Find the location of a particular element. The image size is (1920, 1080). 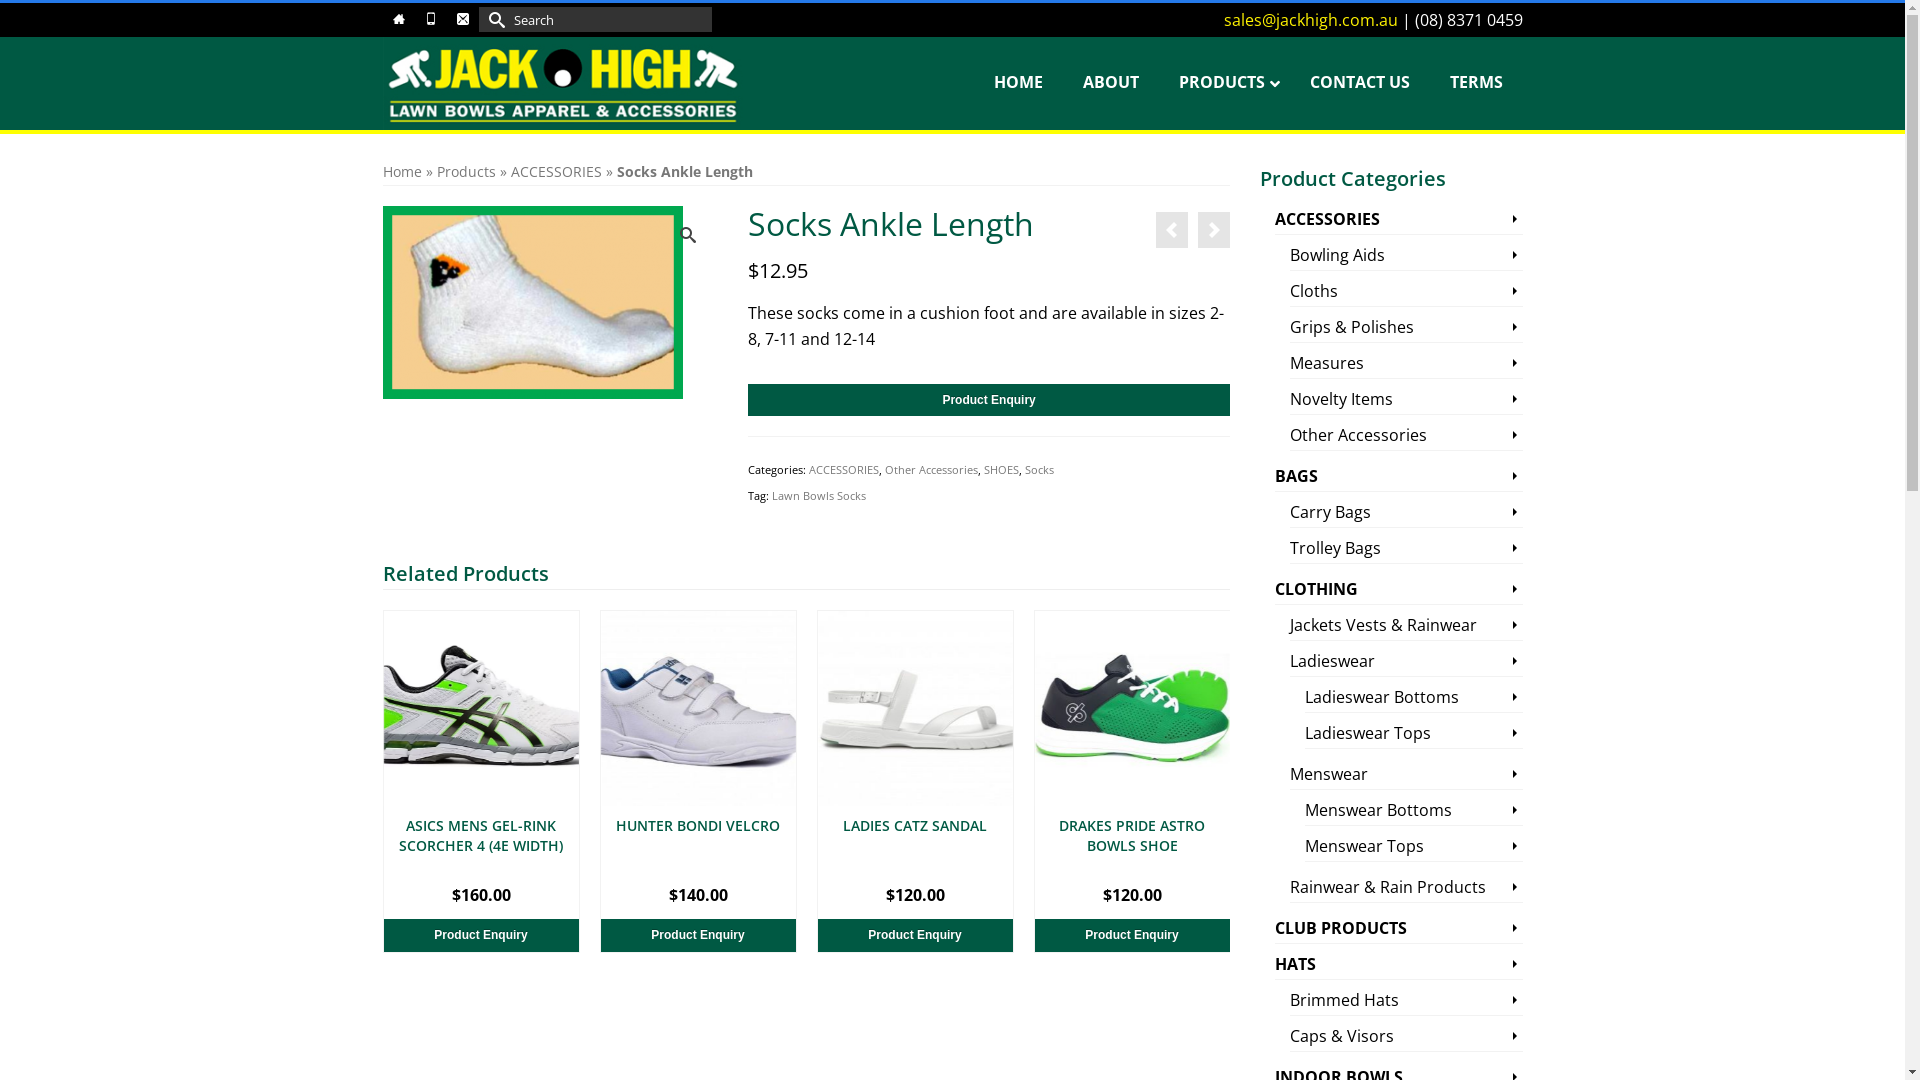

'Menswear Tops' is located at coordinates (1413, 846).